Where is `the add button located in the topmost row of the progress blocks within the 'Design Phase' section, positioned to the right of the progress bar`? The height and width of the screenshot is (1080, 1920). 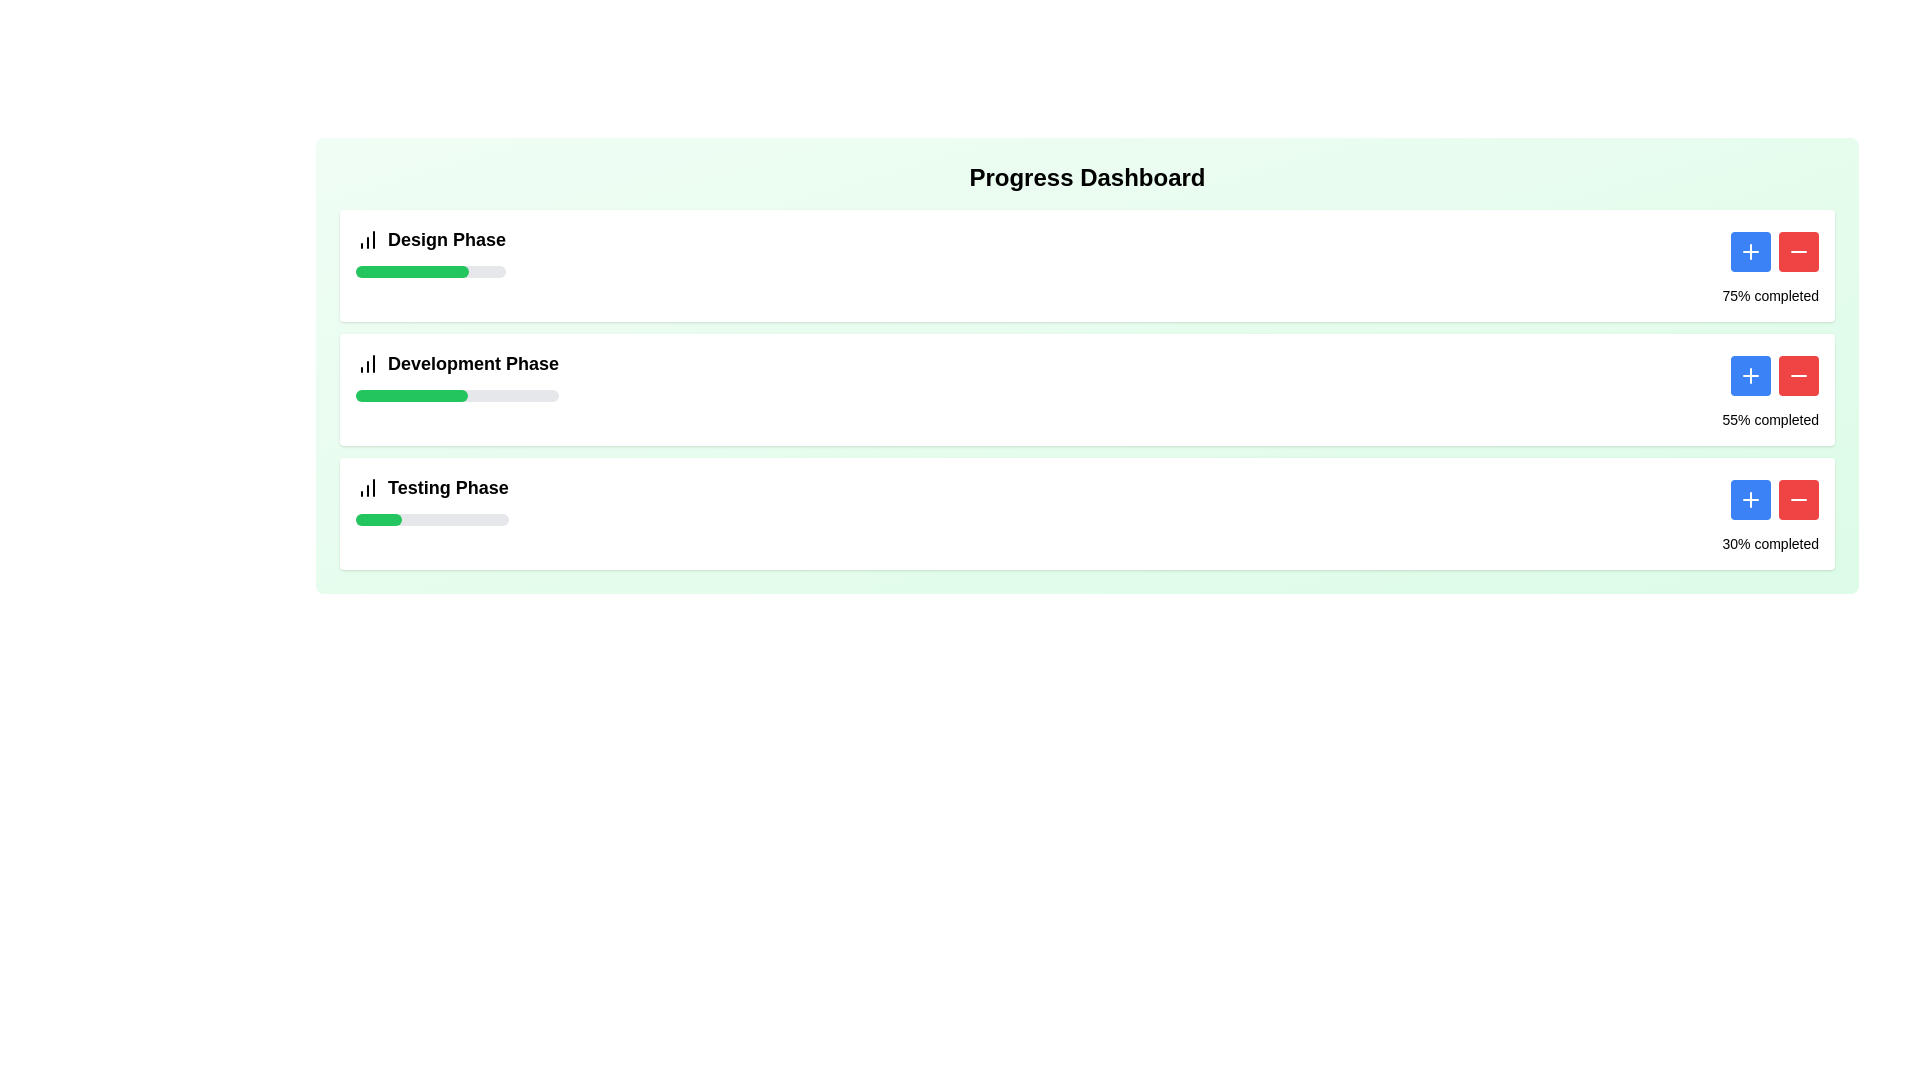 the add button located in the topmost row of the progress blocks within the 'Design Phase' section, positioned to the right of the progress bar is located at coordinates (1750, 250).